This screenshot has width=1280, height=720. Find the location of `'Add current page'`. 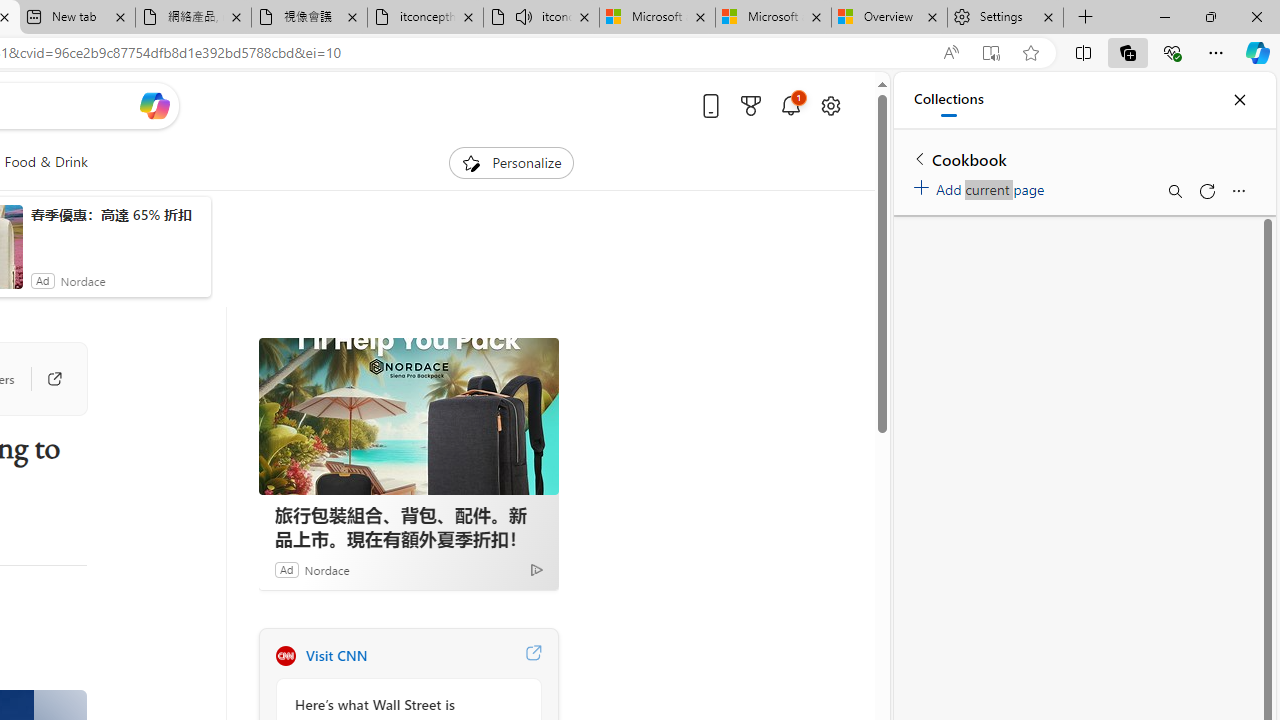

'Add current page' is located at coordinates (983, 186).